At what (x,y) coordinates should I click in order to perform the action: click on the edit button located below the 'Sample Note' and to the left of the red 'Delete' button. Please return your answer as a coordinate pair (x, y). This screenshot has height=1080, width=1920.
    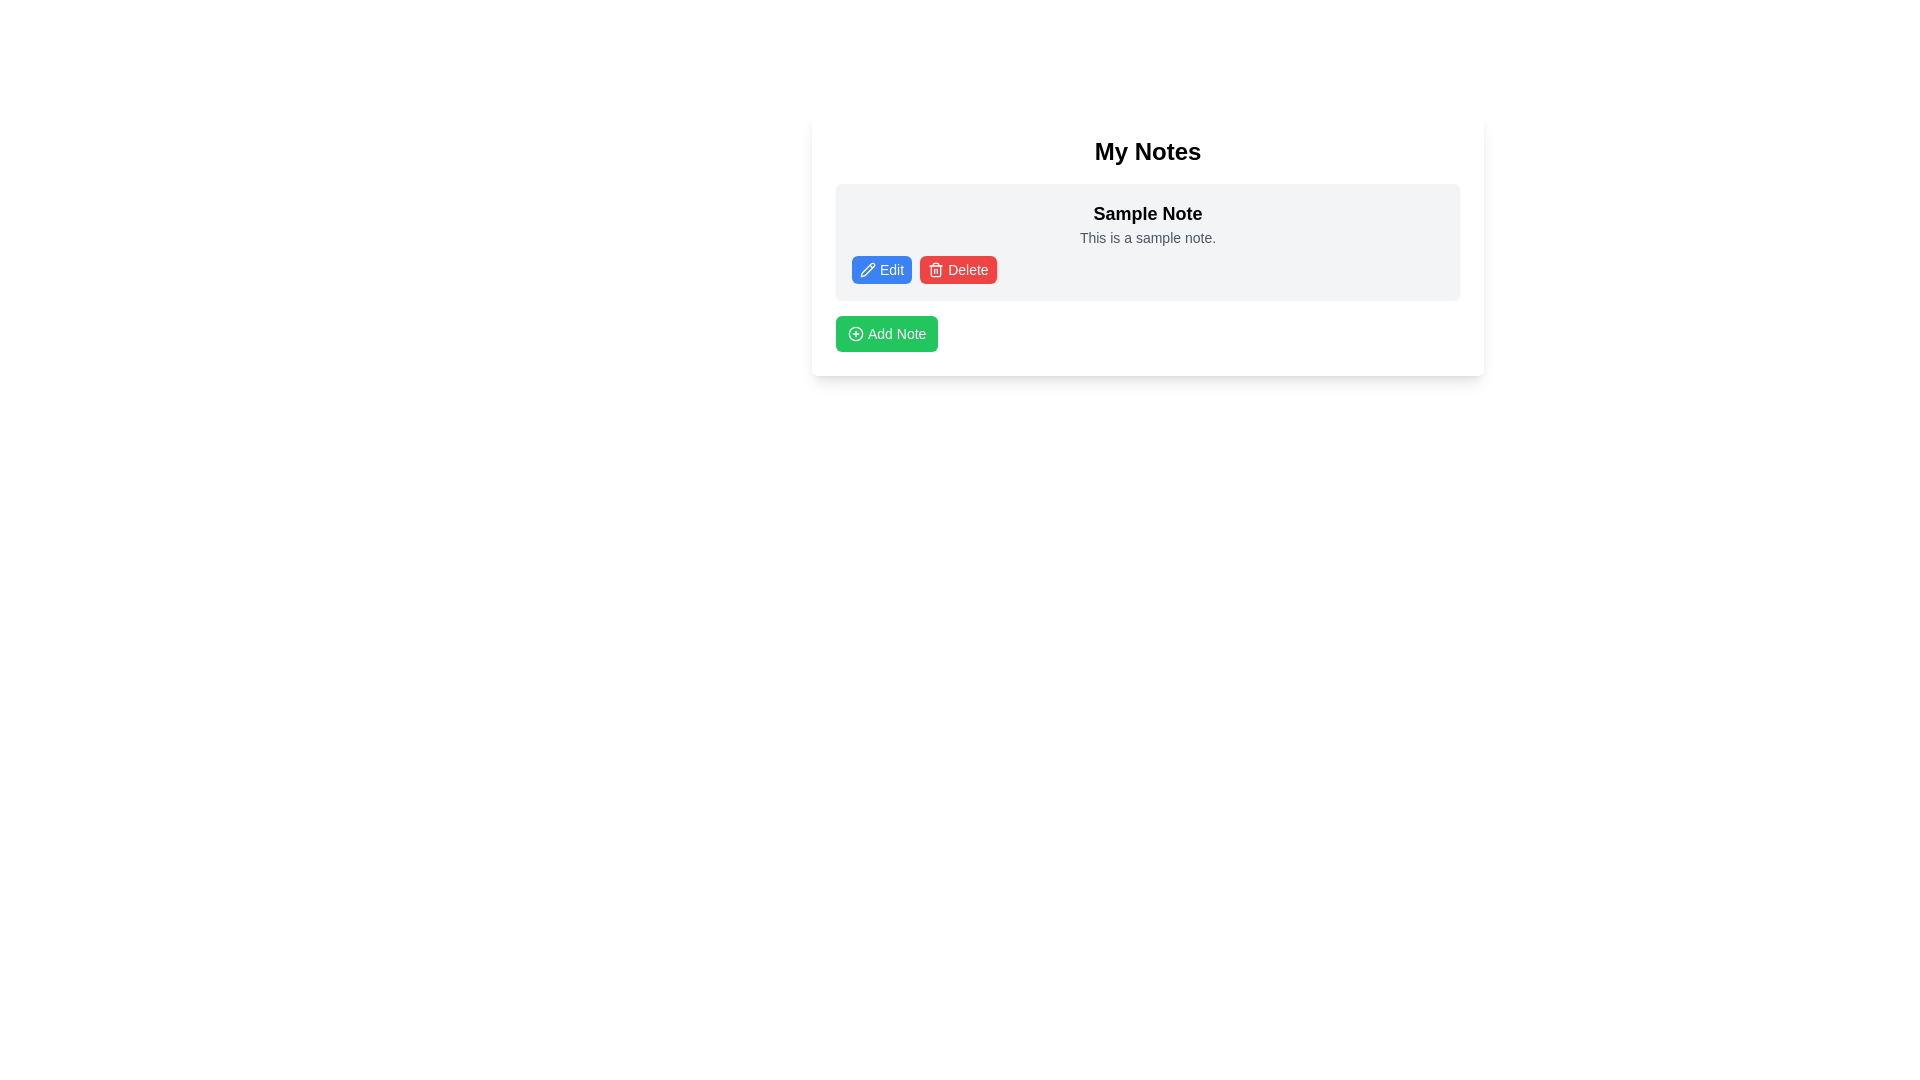
    Looking at the image, I should click on (881, 270).